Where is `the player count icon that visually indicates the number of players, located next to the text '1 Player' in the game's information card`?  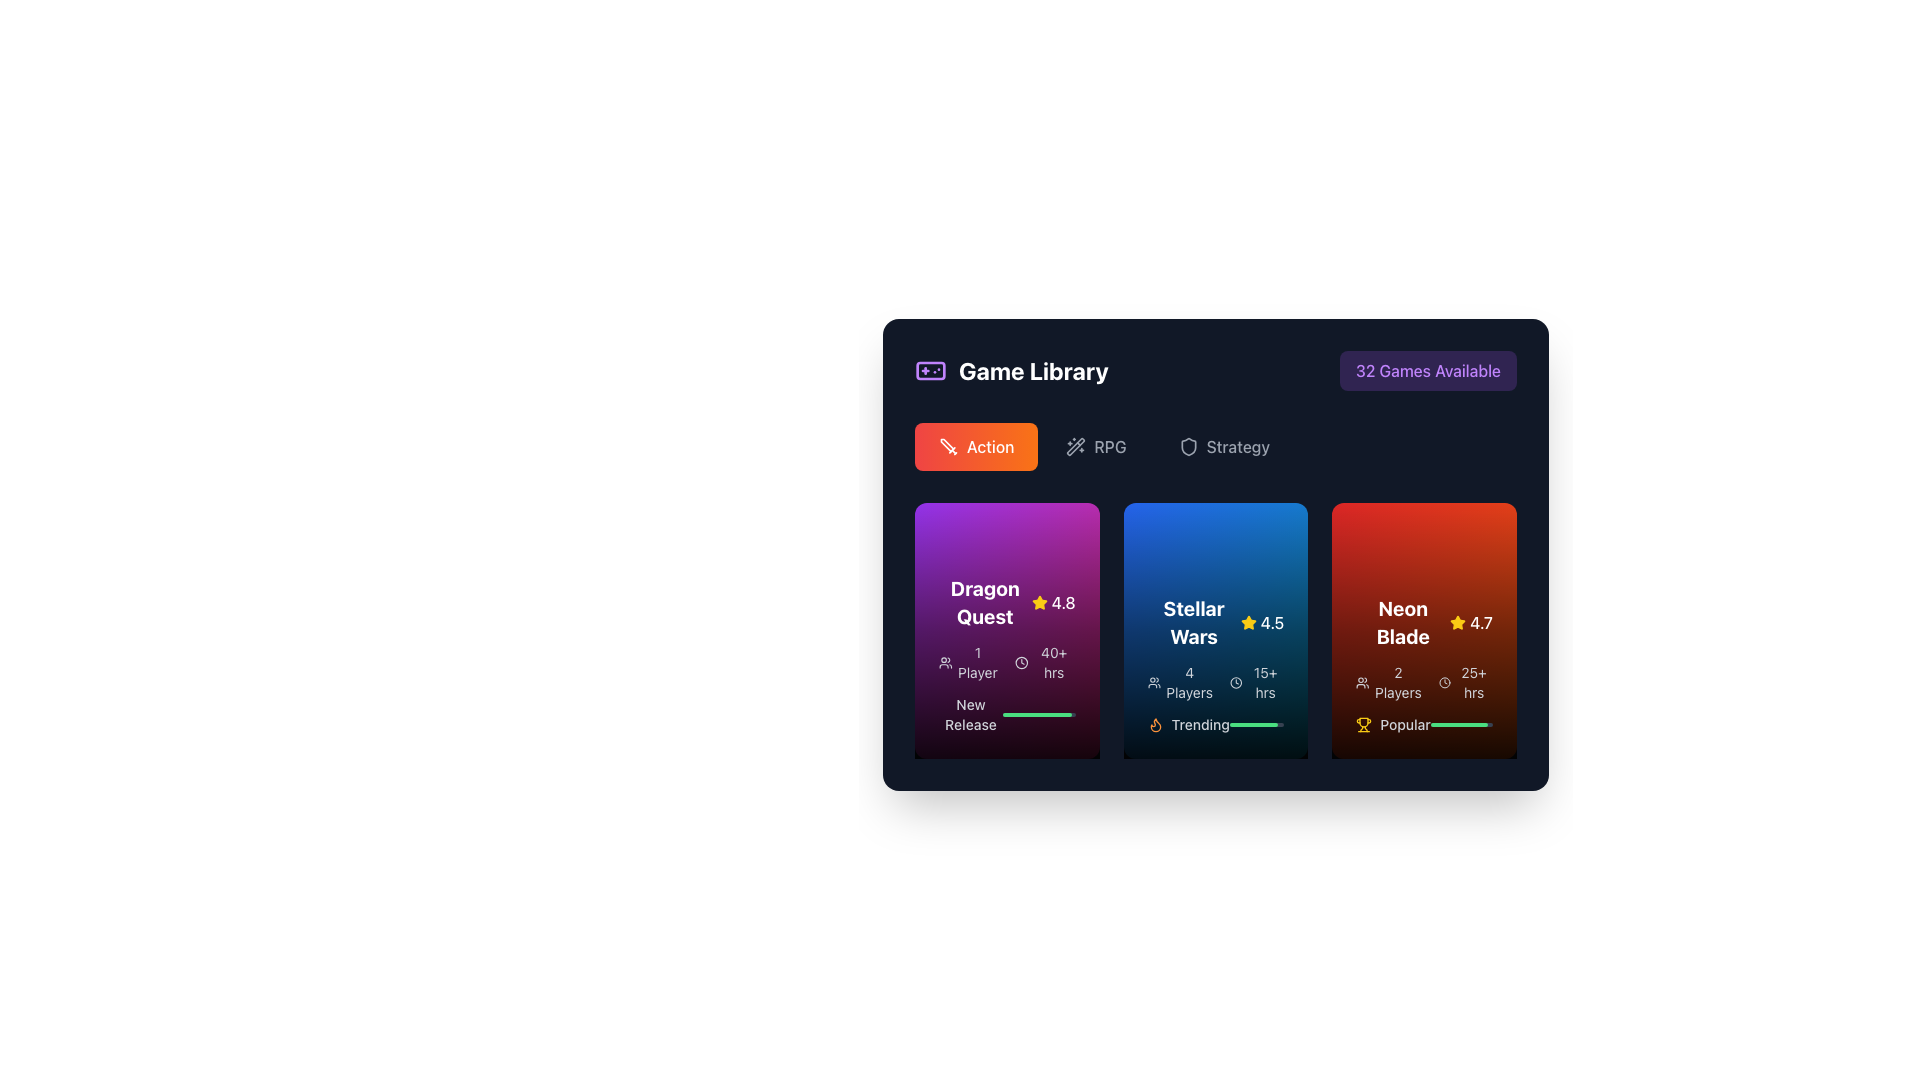
the player count icon that visually indicates the number of players, located next to the text '1 Player' in the game's information card is located at coordinates (944, 663).